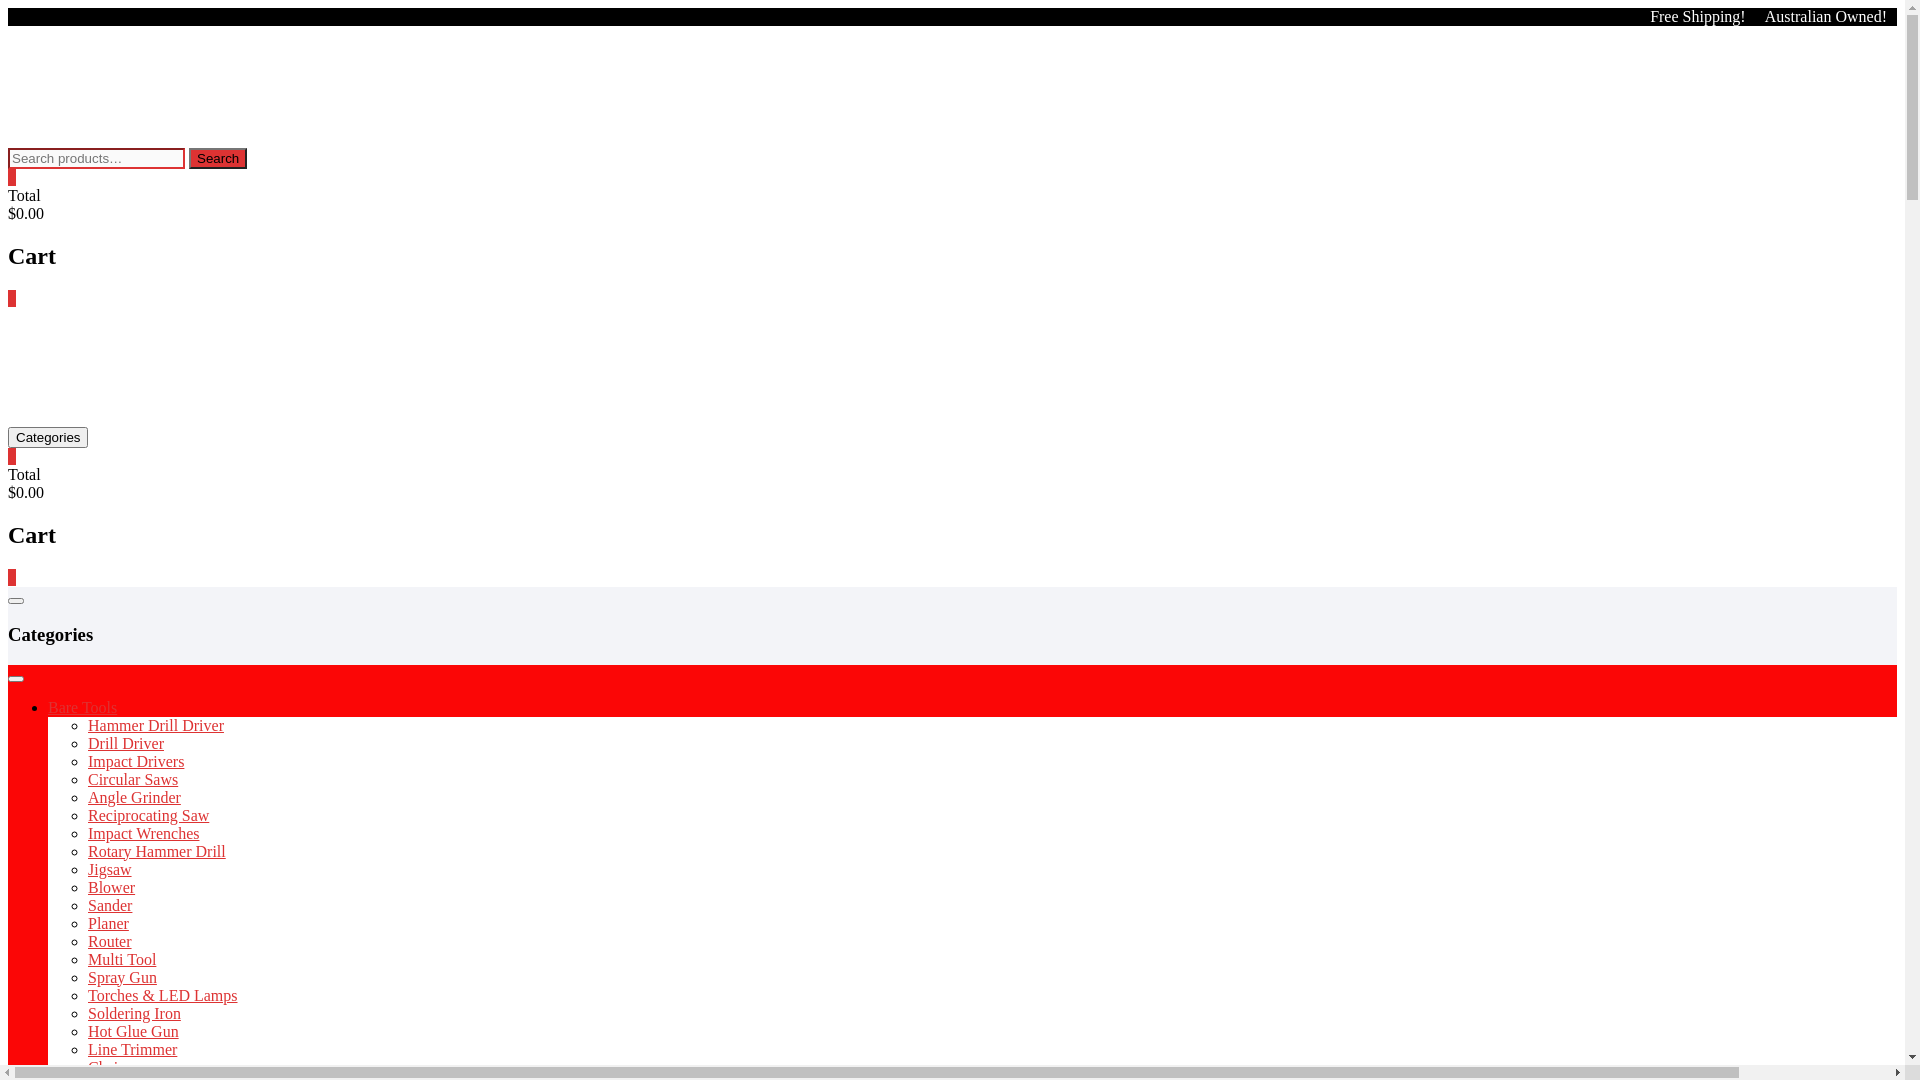 The image size is (1920, 1080). I want to click on 'Categories', so click(48, 436).